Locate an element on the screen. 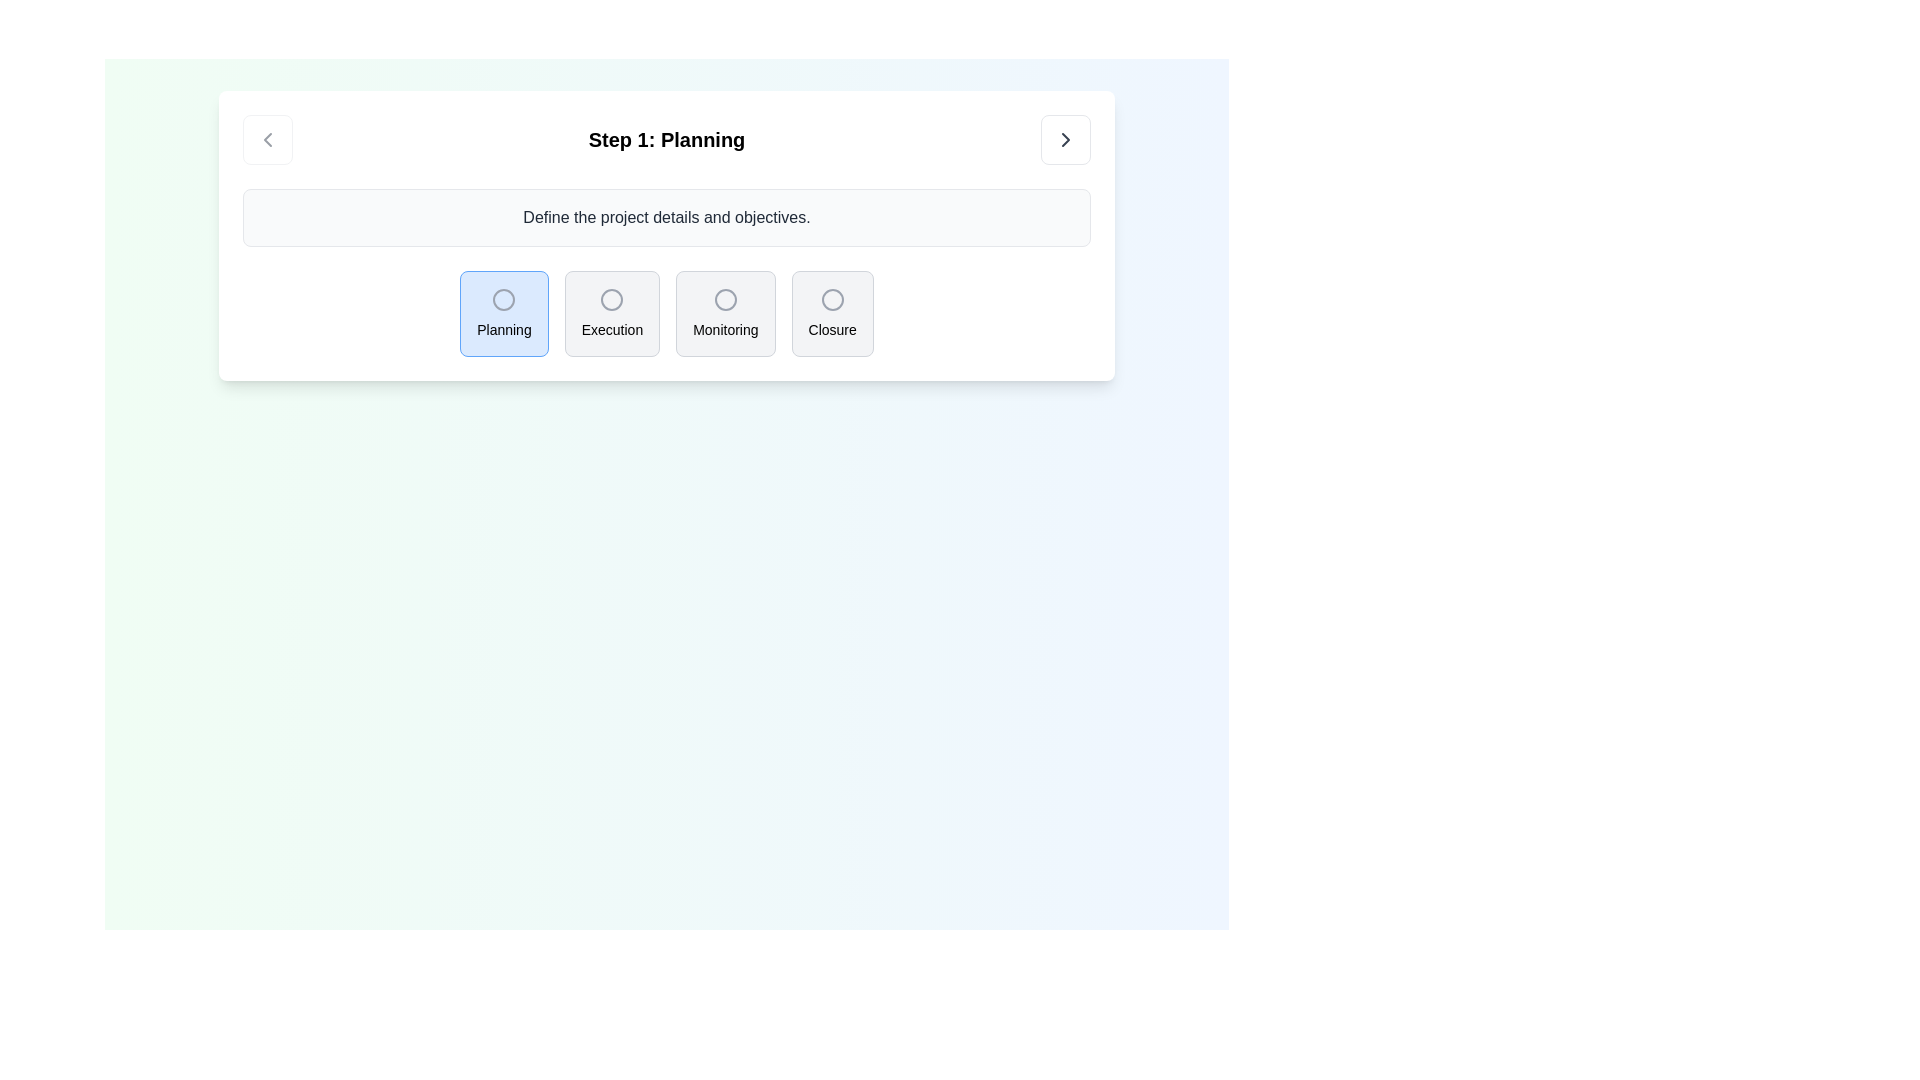  the graphical indicator, a circle with a gray stroke and transparent fill, located within the first selectable icon representing the 'Planning' step is located at coordinates (504, 300).